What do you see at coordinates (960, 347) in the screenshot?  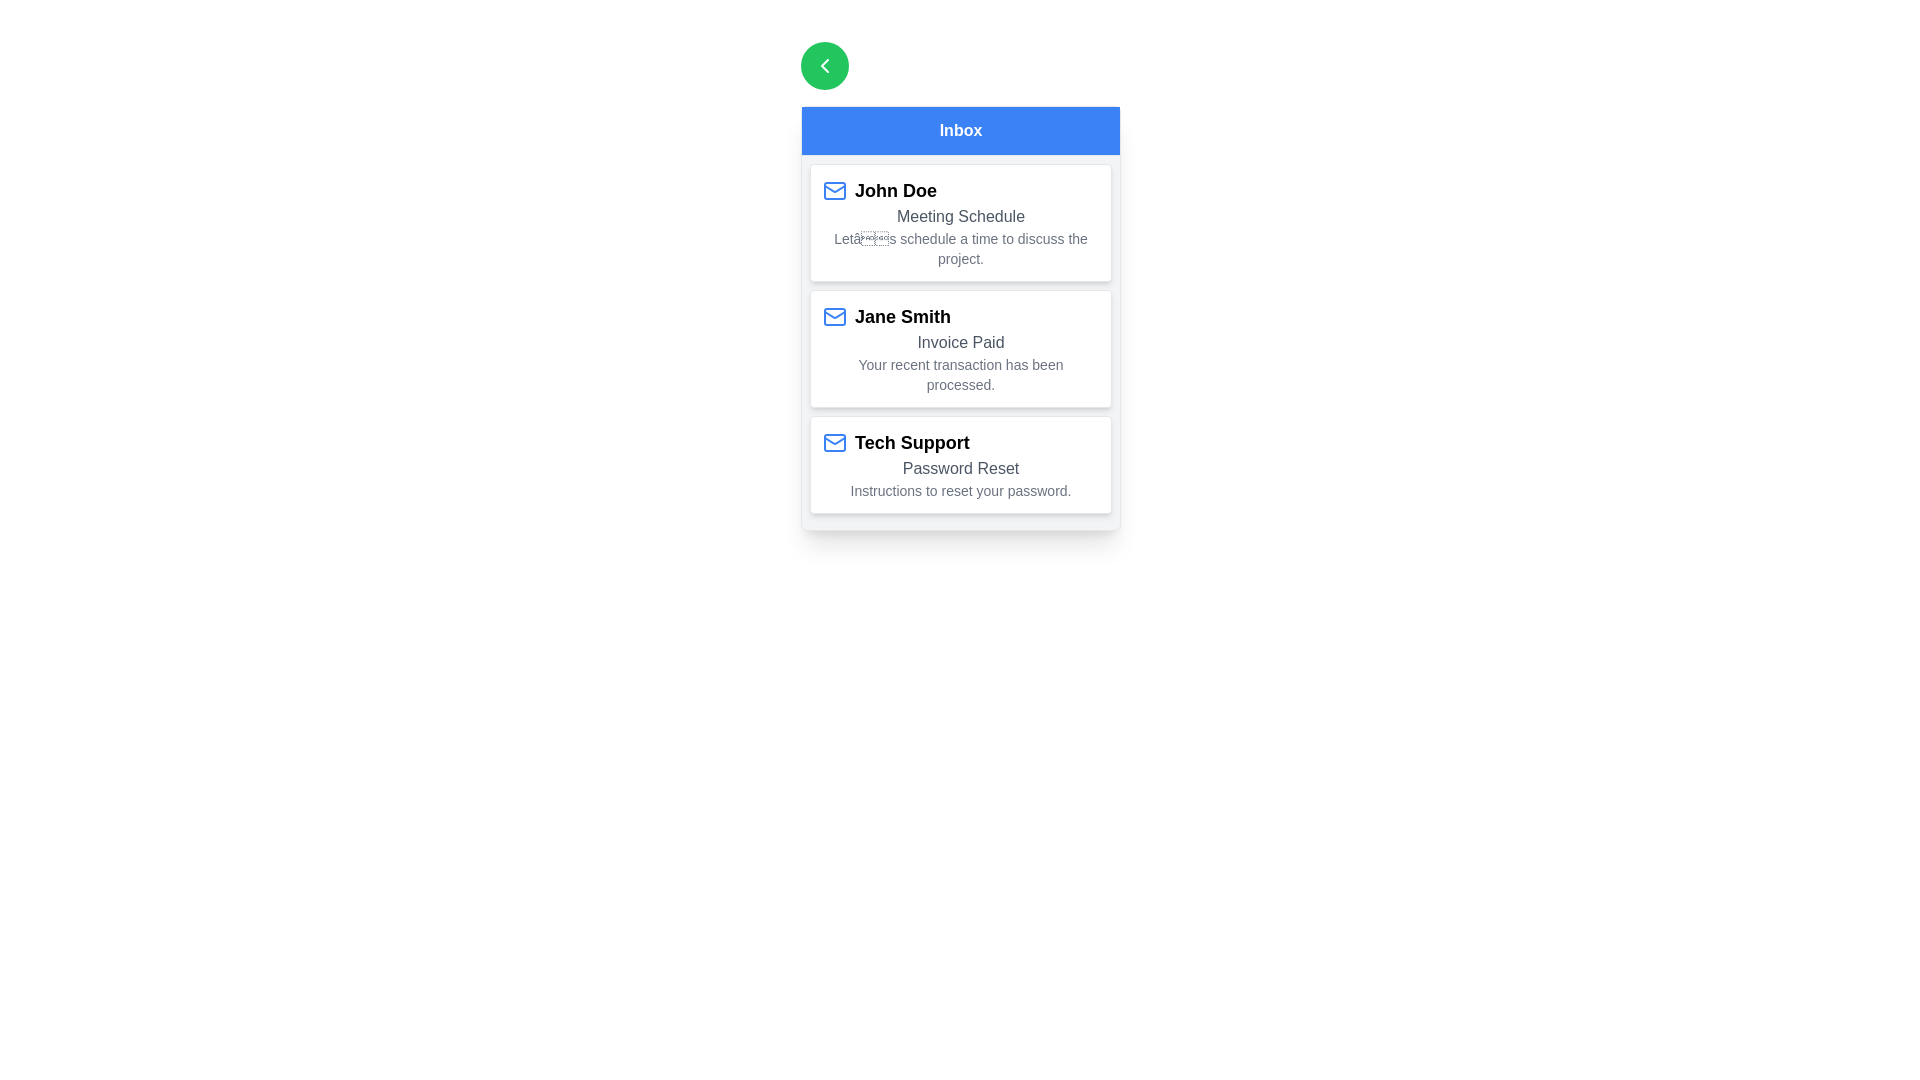 I see `the email item corresponding to Jane Smith` at bounding box center [960, 347].